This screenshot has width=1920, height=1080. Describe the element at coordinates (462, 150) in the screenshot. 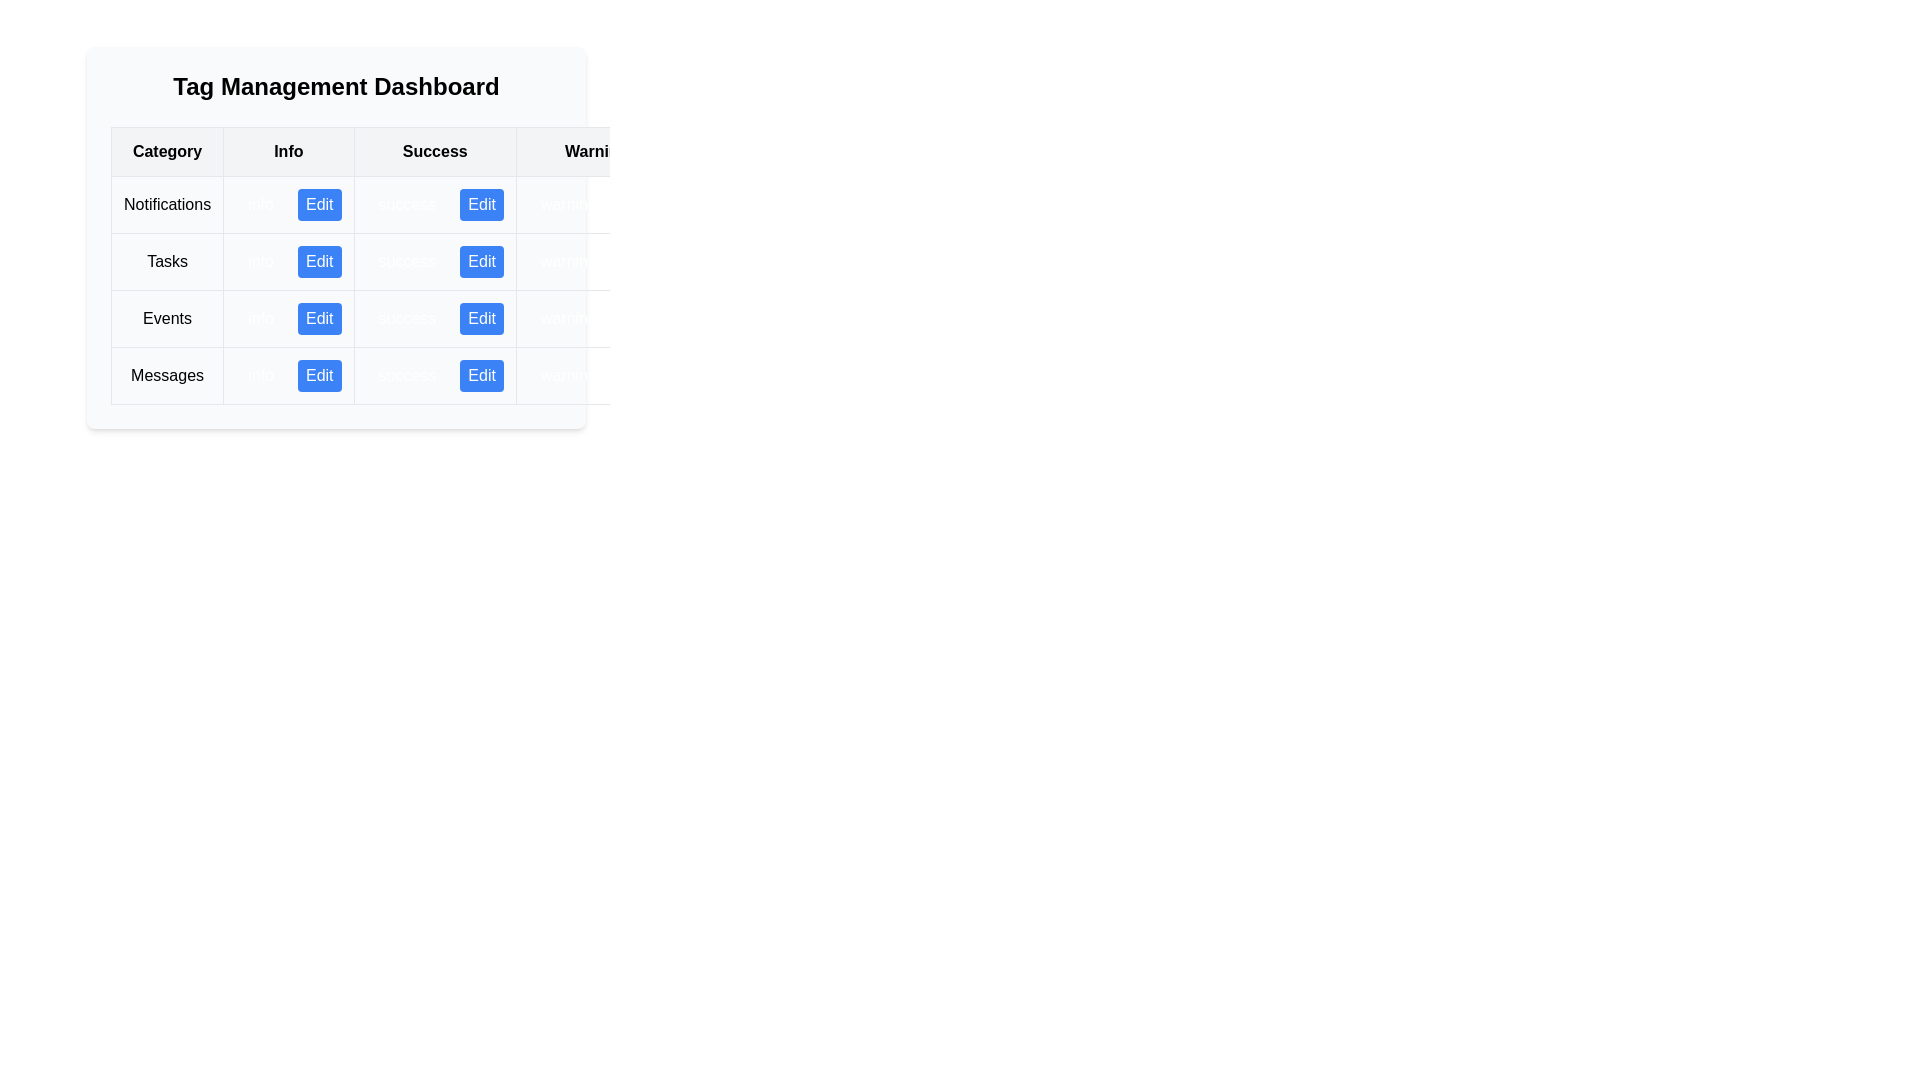

I see `the 'Success' text element in the table header row, which is styled with a bold black font on a light gray background, positioned as the third header in the grid structure` at that location.